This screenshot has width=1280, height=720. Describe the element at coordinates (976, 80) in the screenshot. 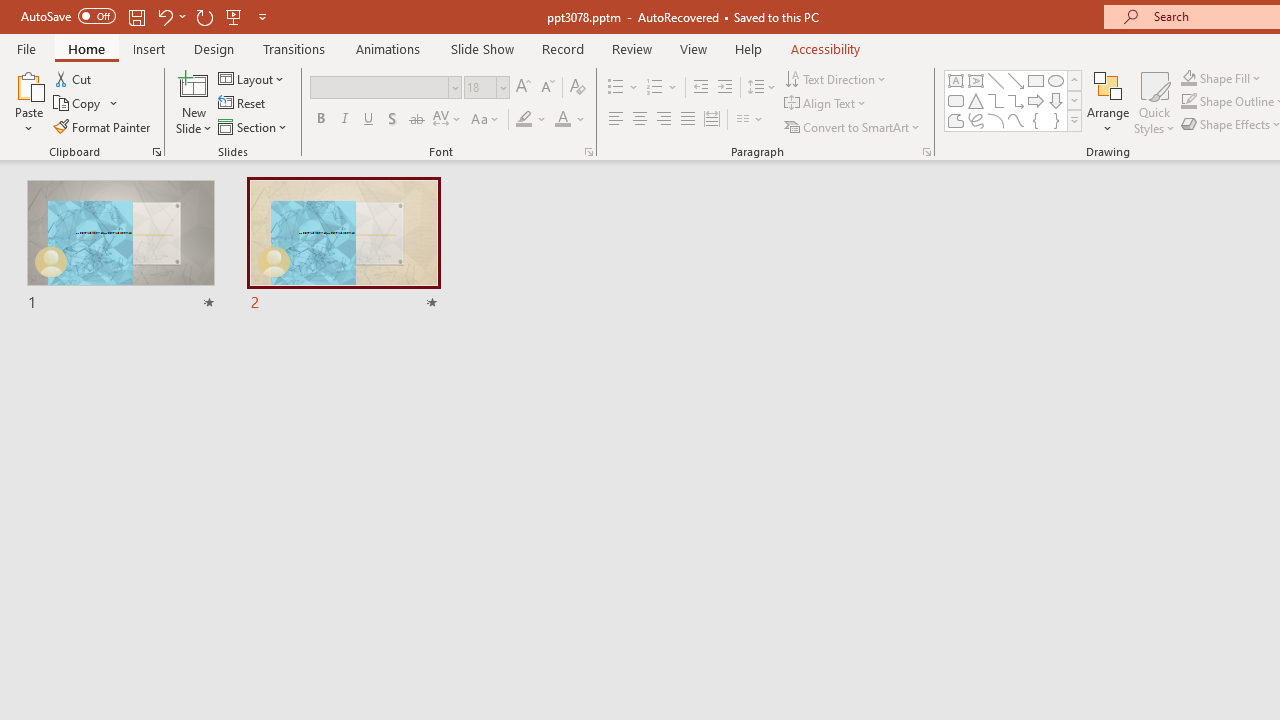

I see `'Vertical Text Box'` at that location.